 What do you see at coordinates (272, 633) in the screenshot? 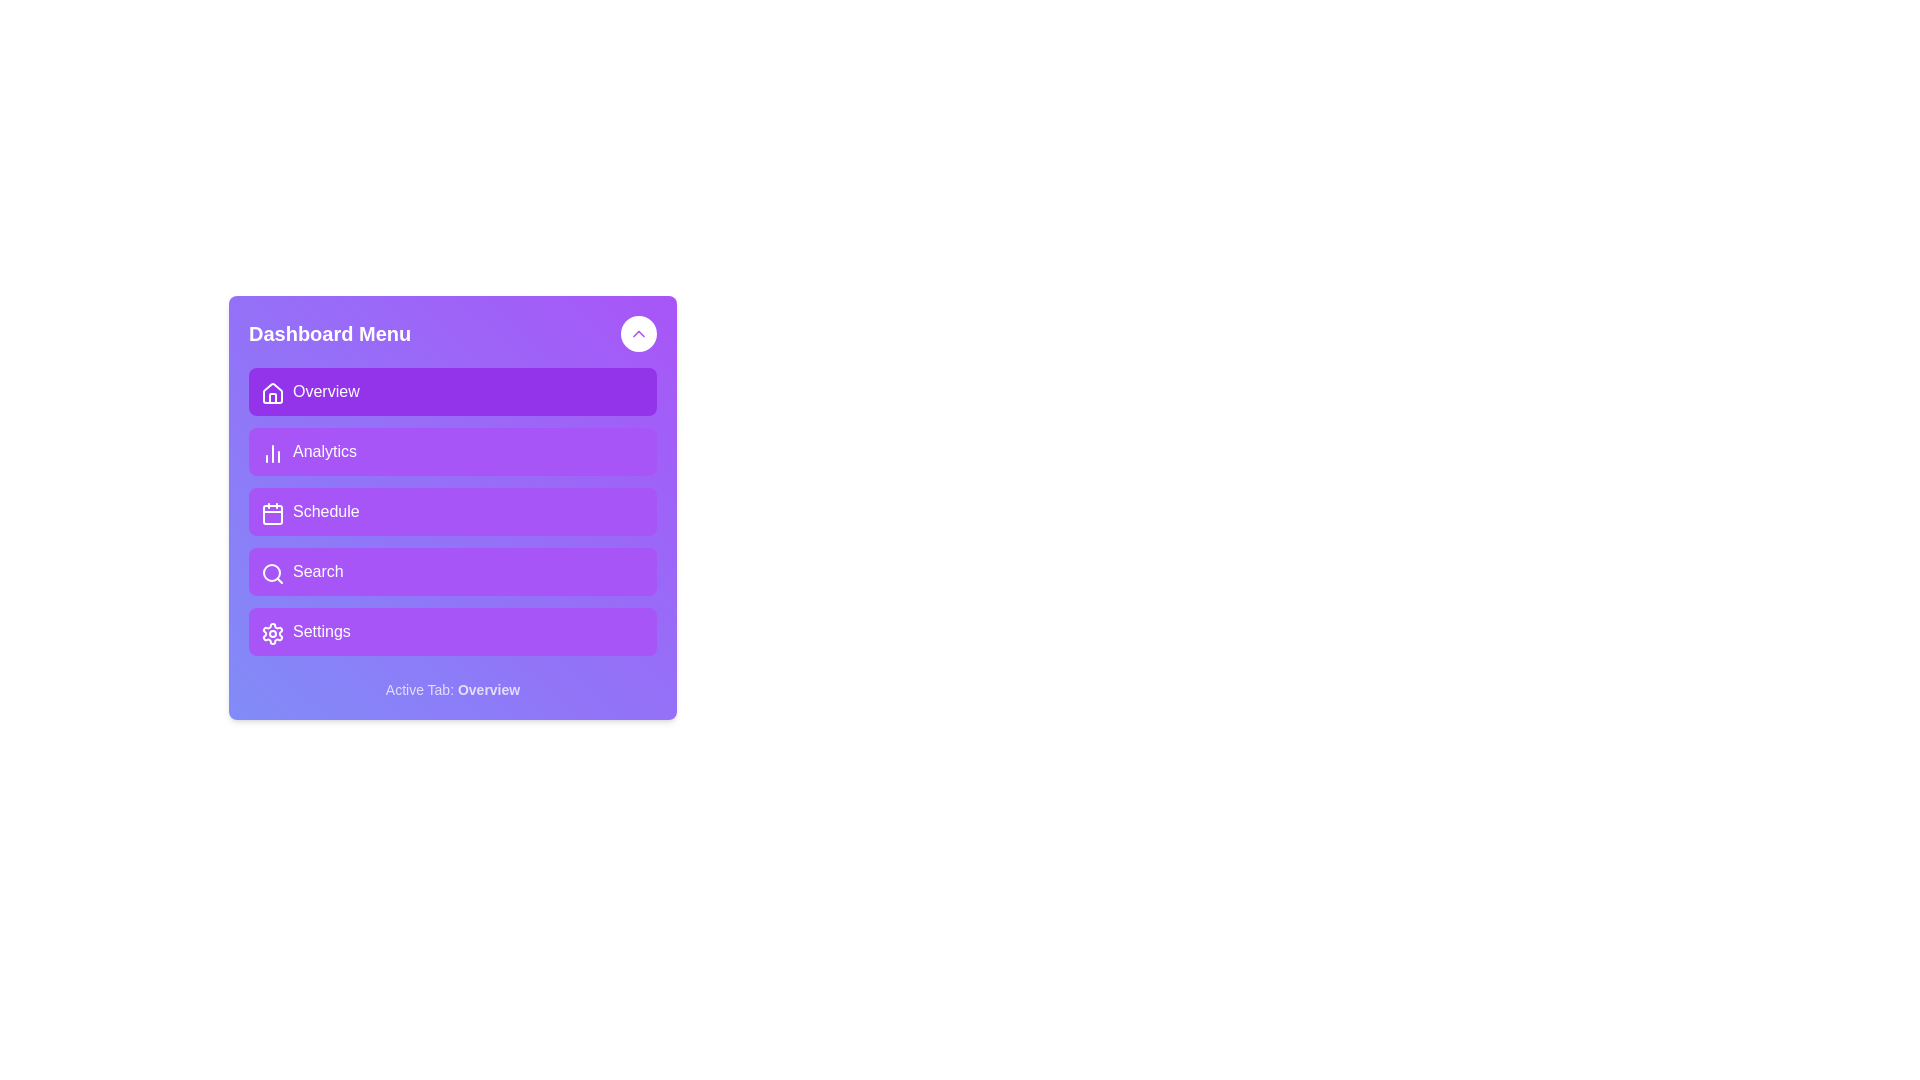
I see `the gear-shaped icon located to the left of the 'Settings' text in the bottom menu option of the sidebar to potentially reveal a tooltip or effect` at bounding box center [272, 633].